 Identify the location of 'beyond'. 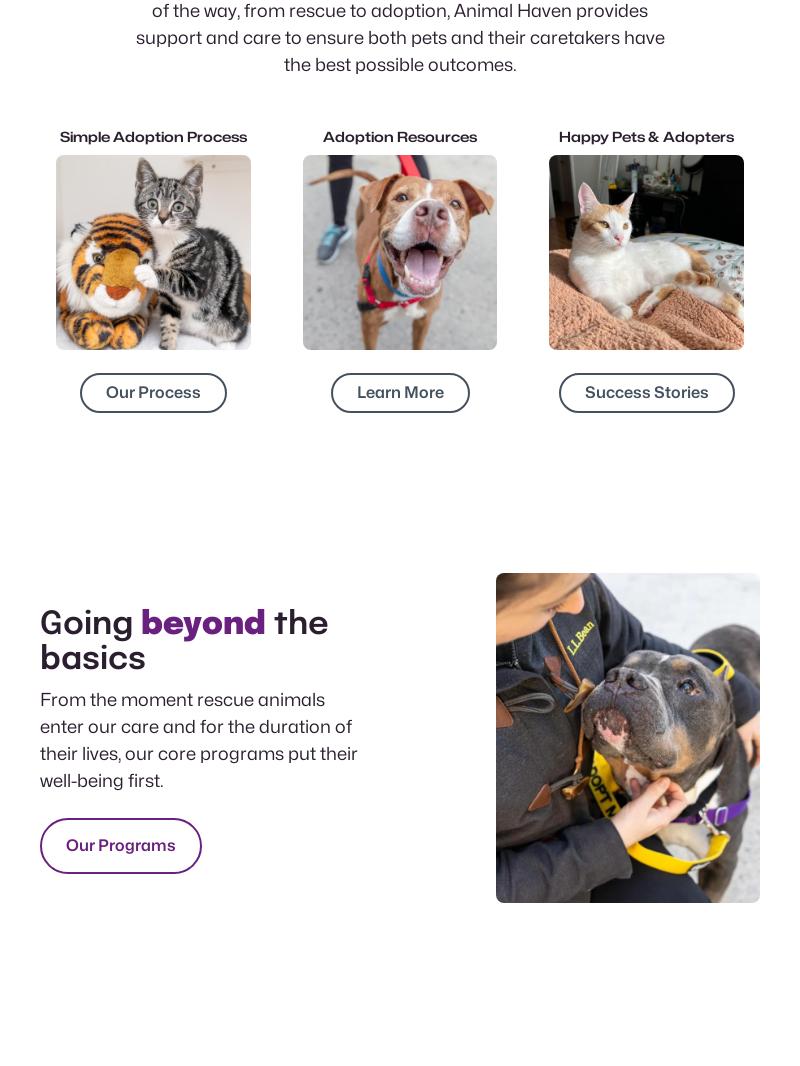
(203, 623).